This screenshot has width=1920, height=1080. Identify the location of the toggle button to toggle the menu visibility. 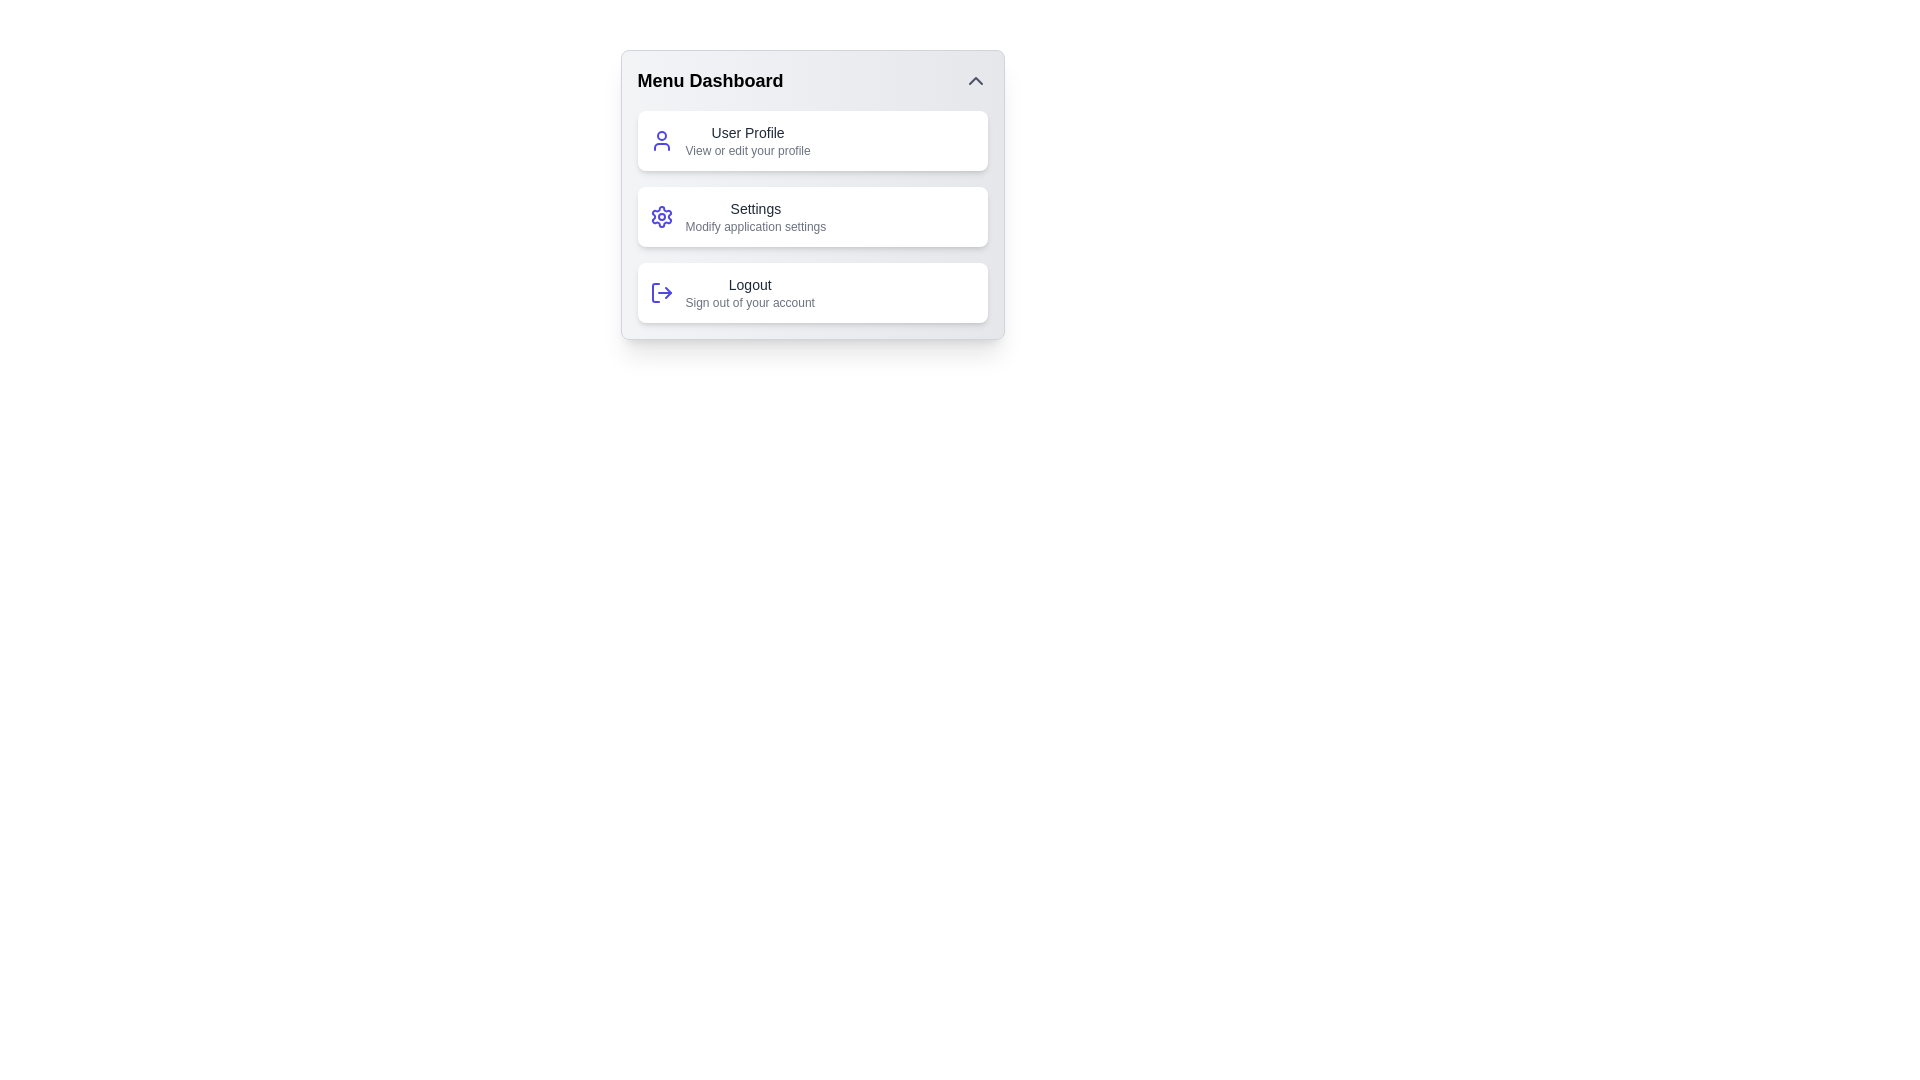
(975, 80).